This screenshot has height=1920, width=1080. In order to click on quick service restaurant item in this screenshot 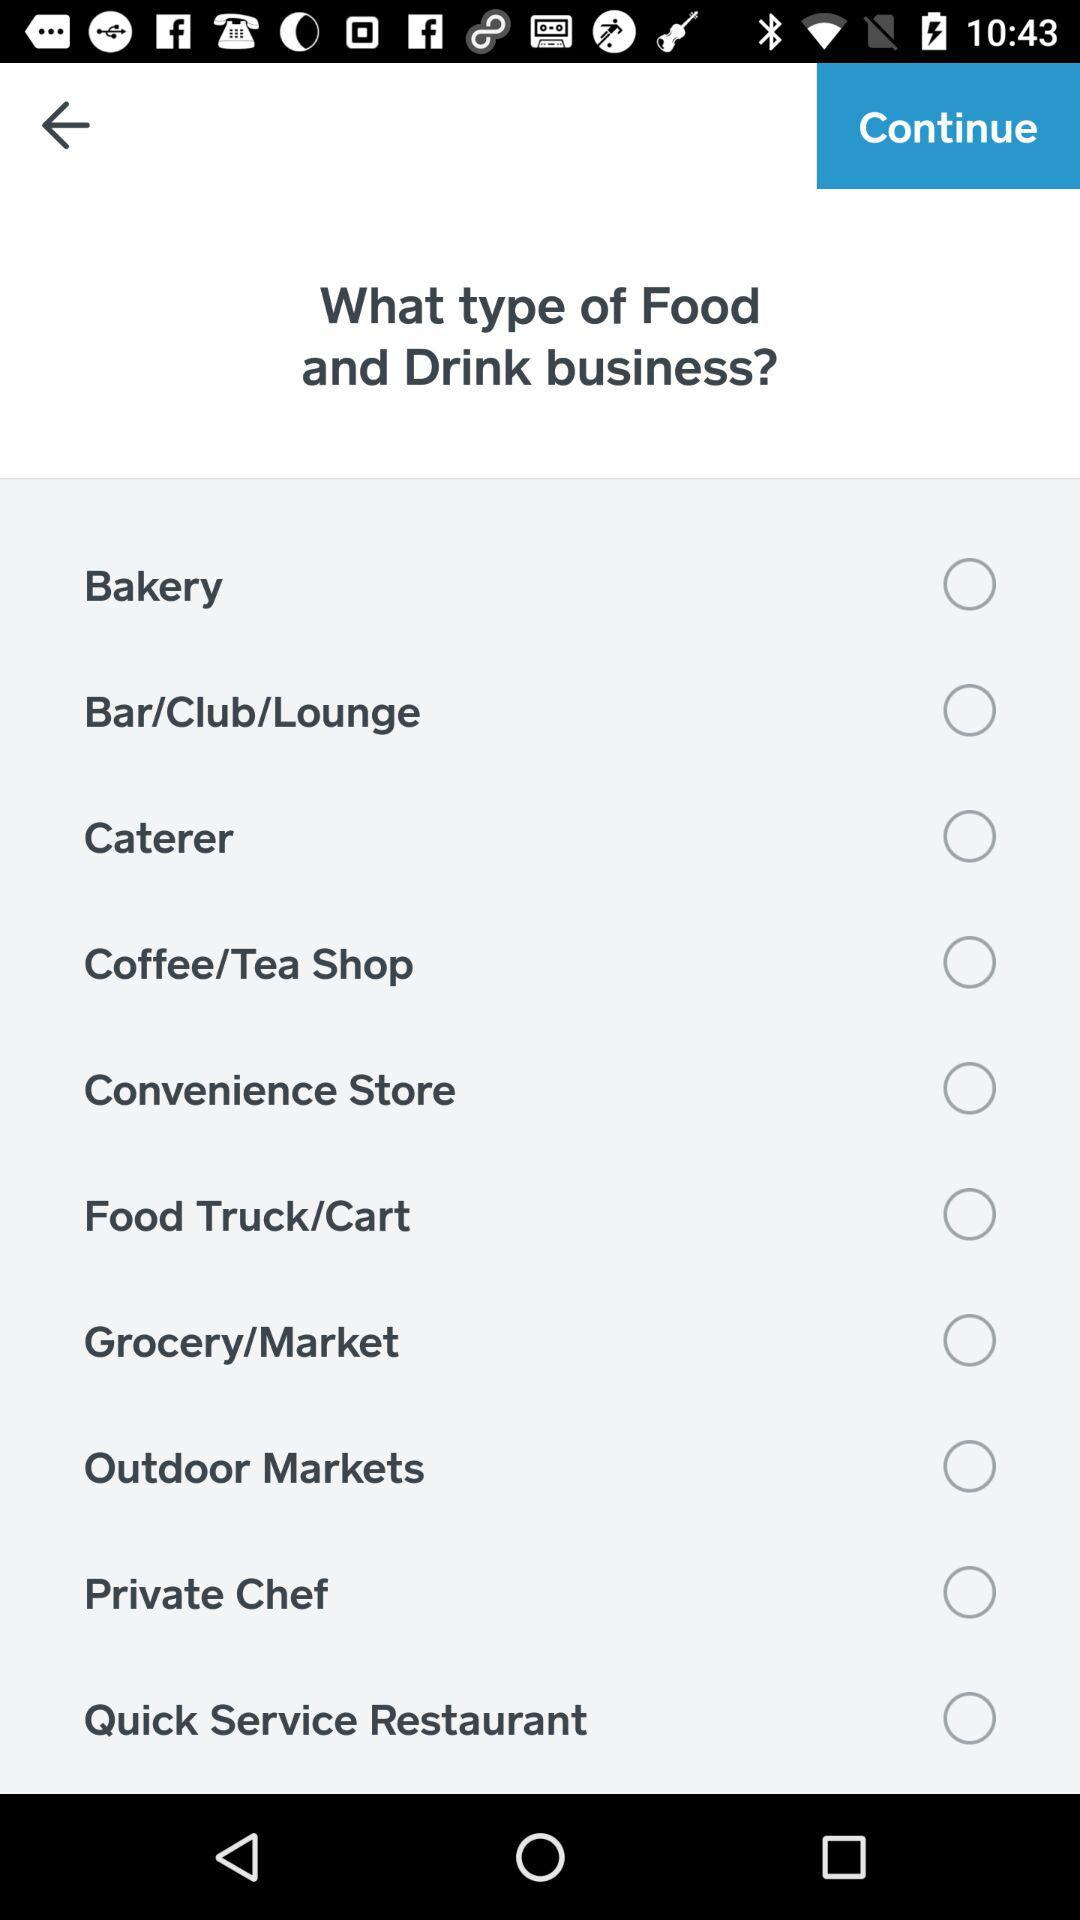, I will do `click(540, 1717)`.